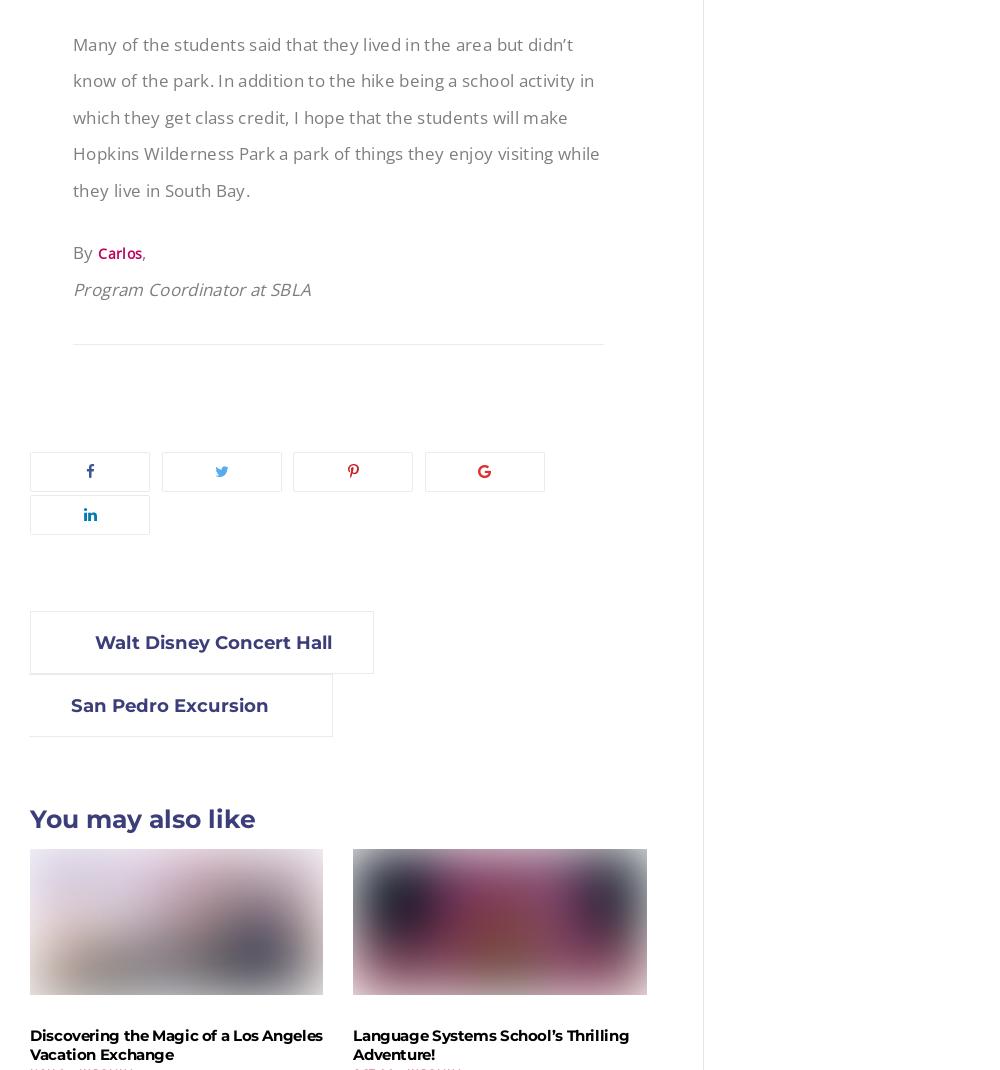 The height and width of the screenshot is (1070, 1000). What do you see at coordinates (335, 116) in the screenshot?
I see `'Many of the students said that they lived in the area but didn’t know of the park. In addition to the hike being a school activity in which they get class credit, I hope that the students will make Hopkins Wilderness Park a park of things they enjoy visiting while they live in South Bay.'` at bounding box center [335, 116].